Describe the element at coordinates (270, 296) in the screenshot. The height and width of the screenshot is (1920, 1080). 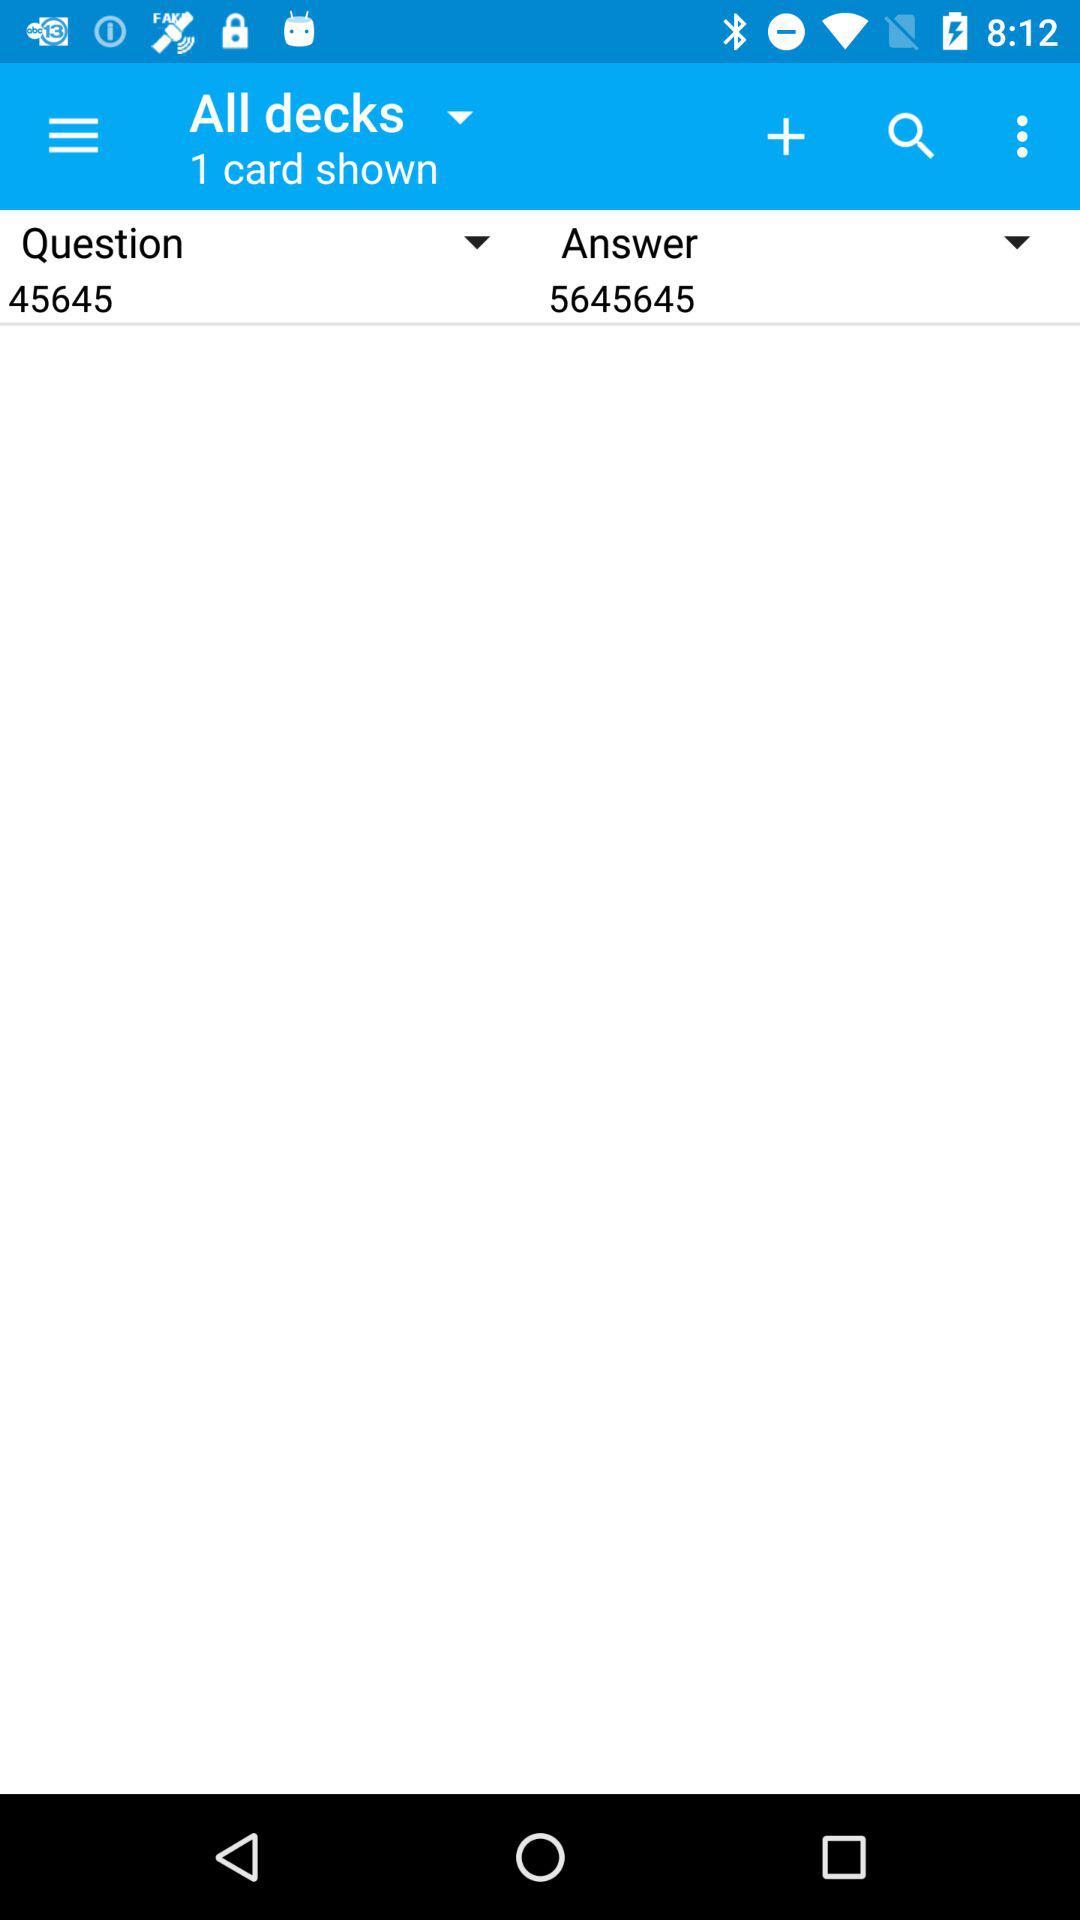
I see `the icon to the left of answer` at that location.